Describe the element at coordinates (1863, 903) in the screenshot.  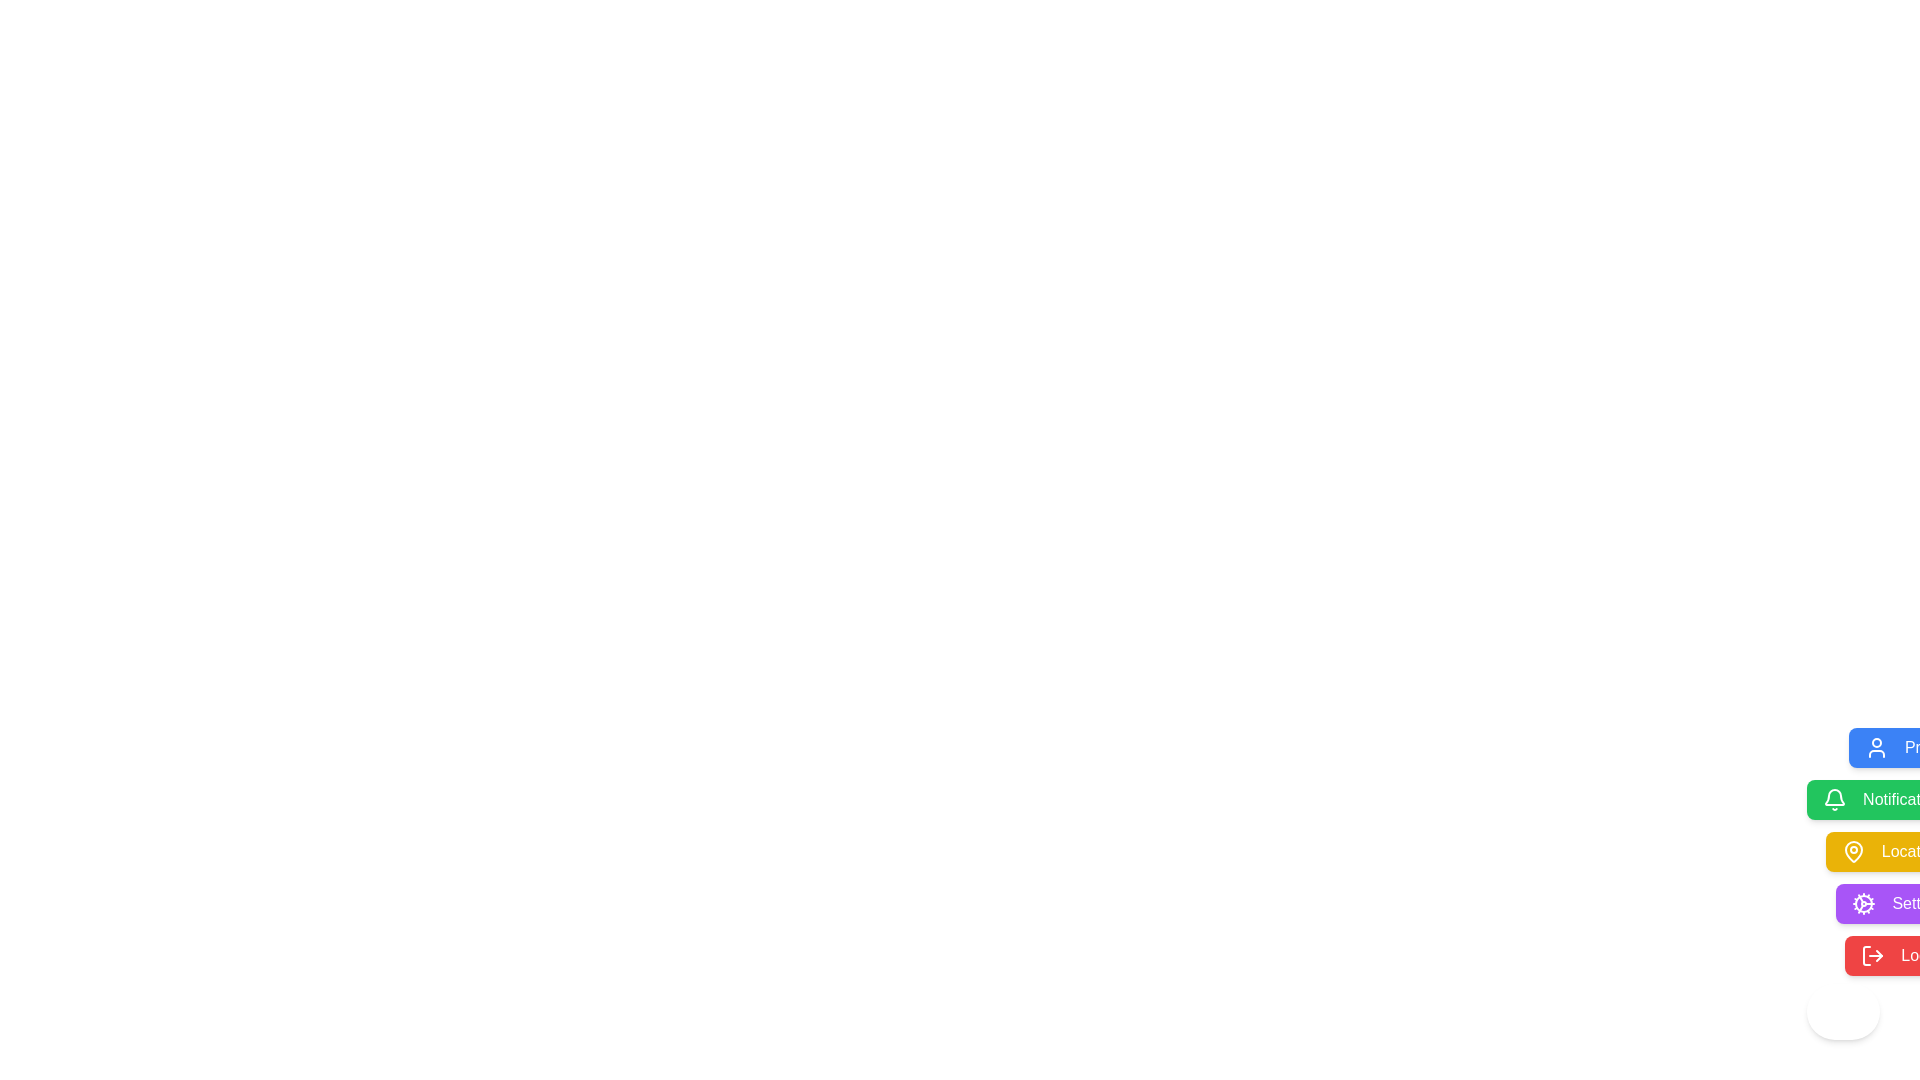
I see `the innermost circle of the cogwheel graphical element located near the bottom right corner of the interface` at that location.